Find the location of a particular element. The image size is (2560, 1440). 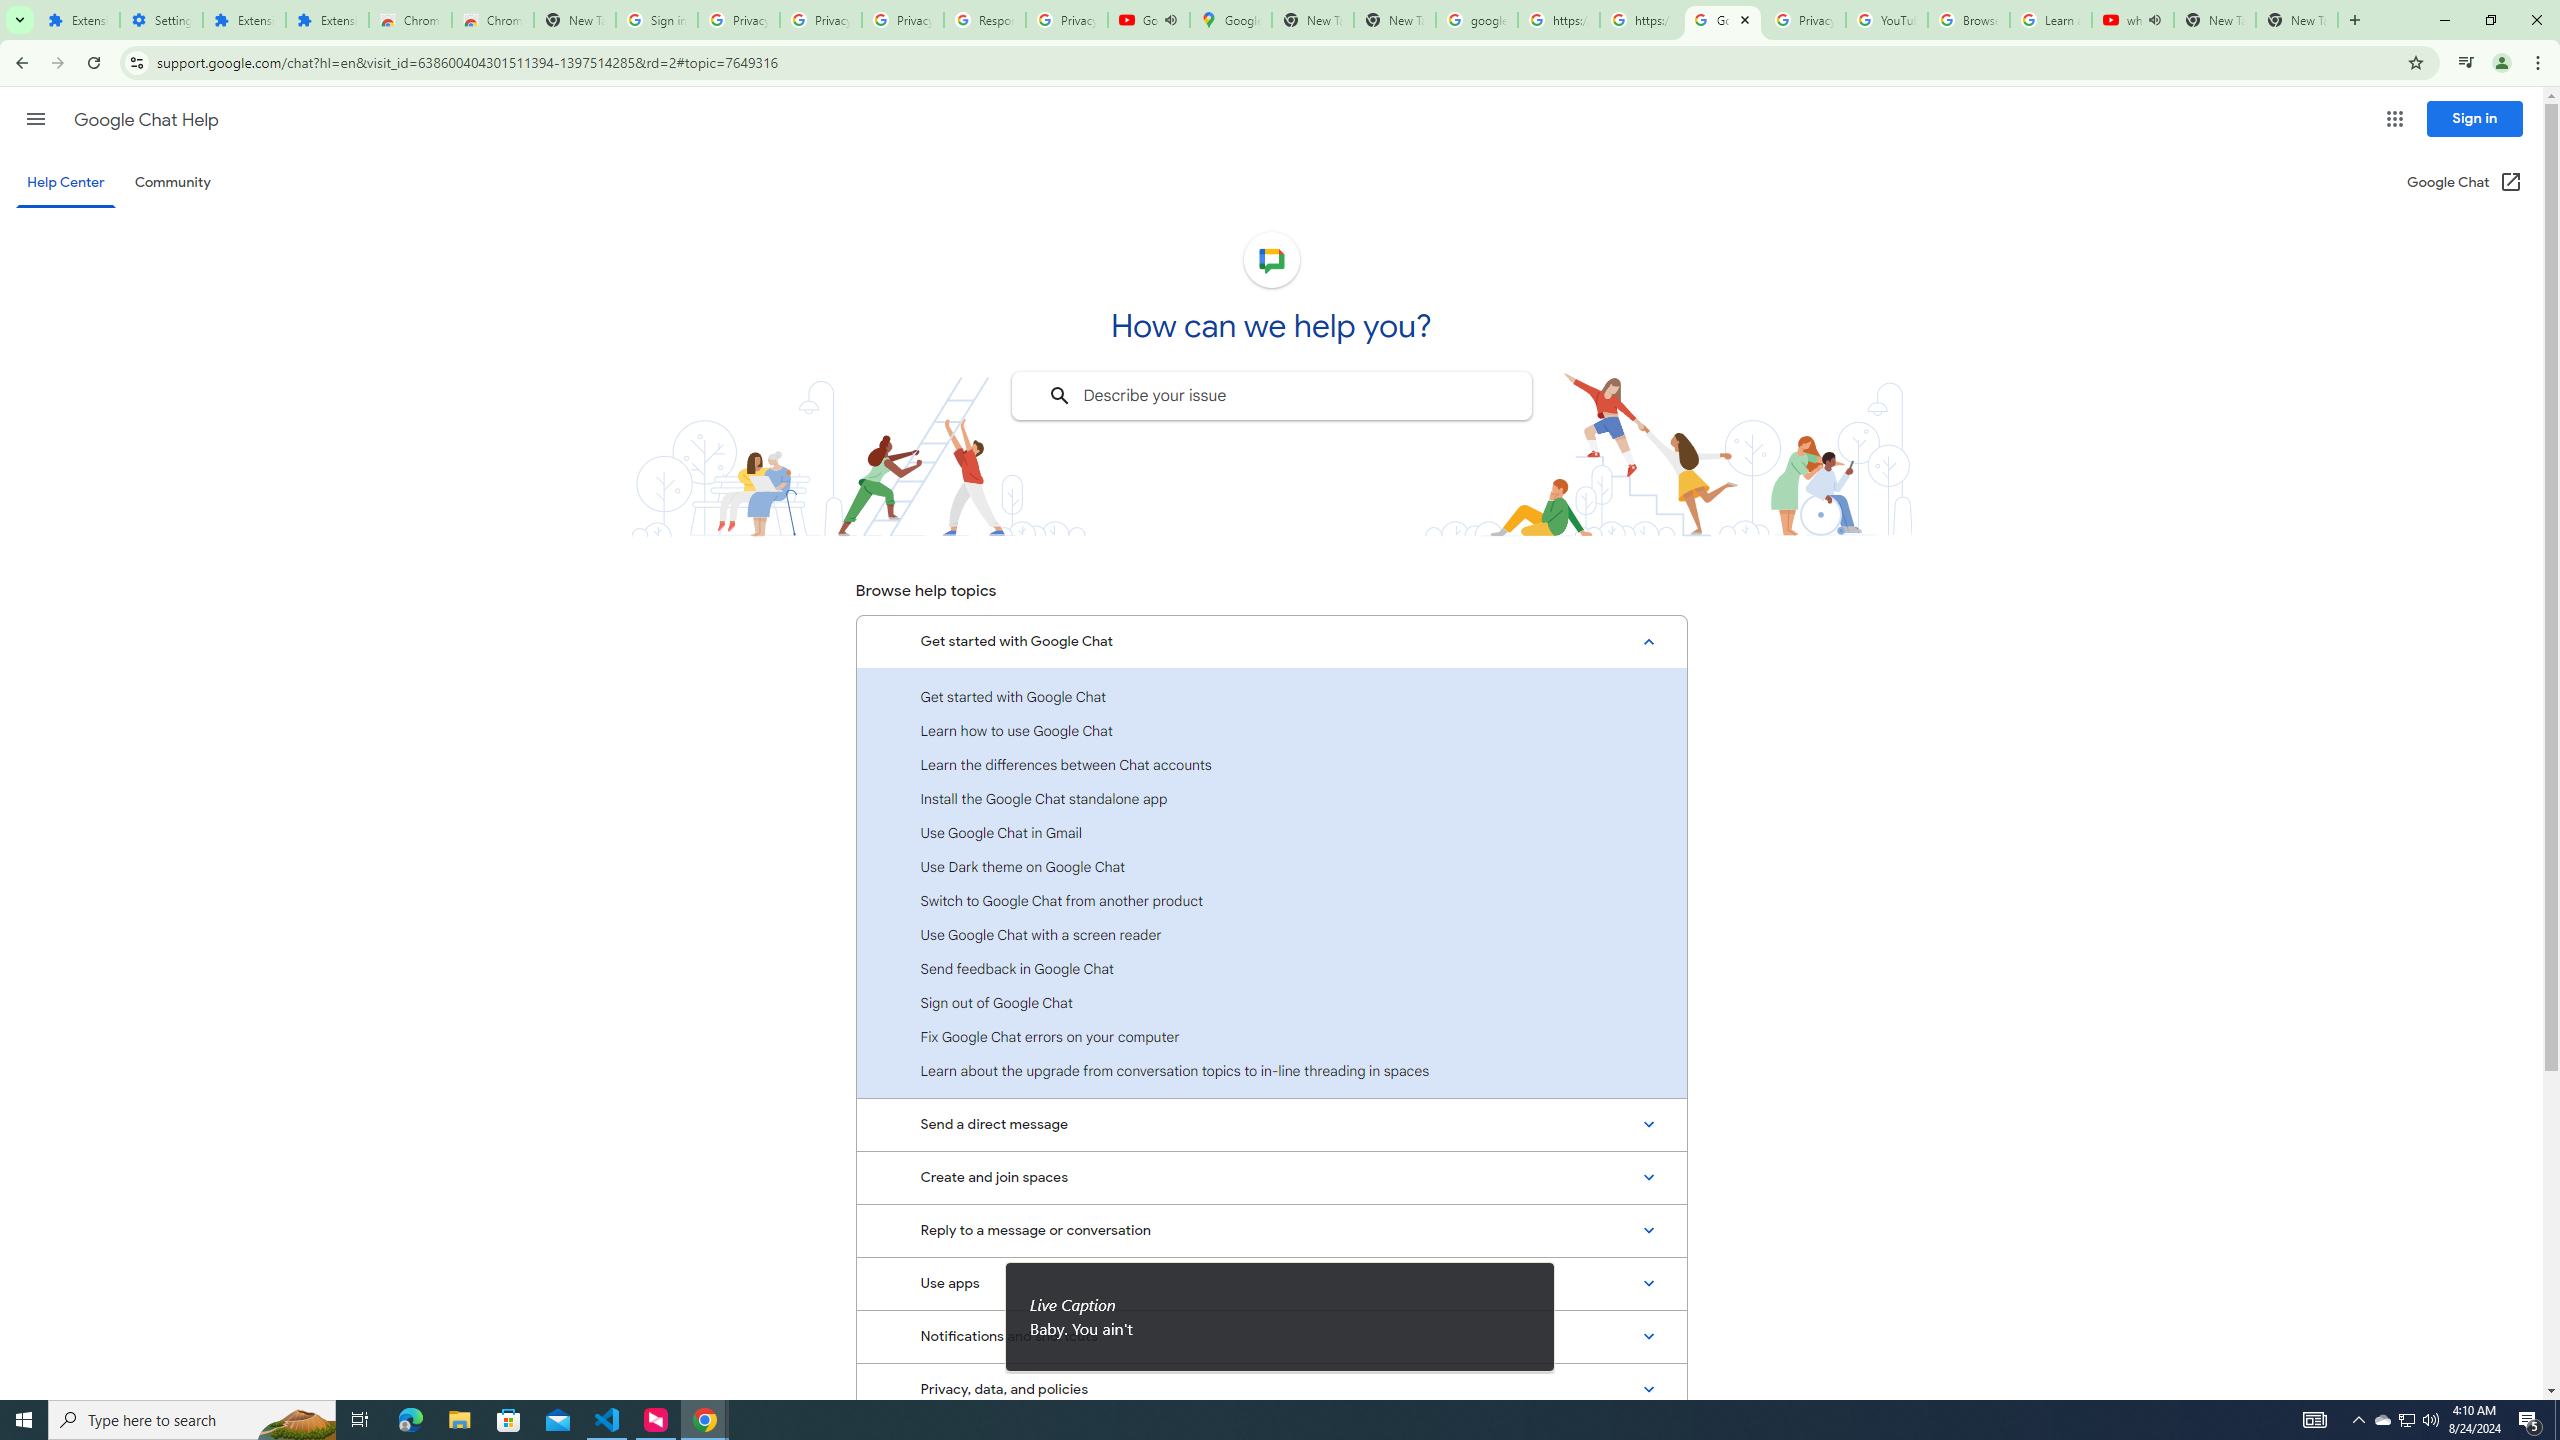

'Get started with Google Chat' is located at coordinates (1271, 696).